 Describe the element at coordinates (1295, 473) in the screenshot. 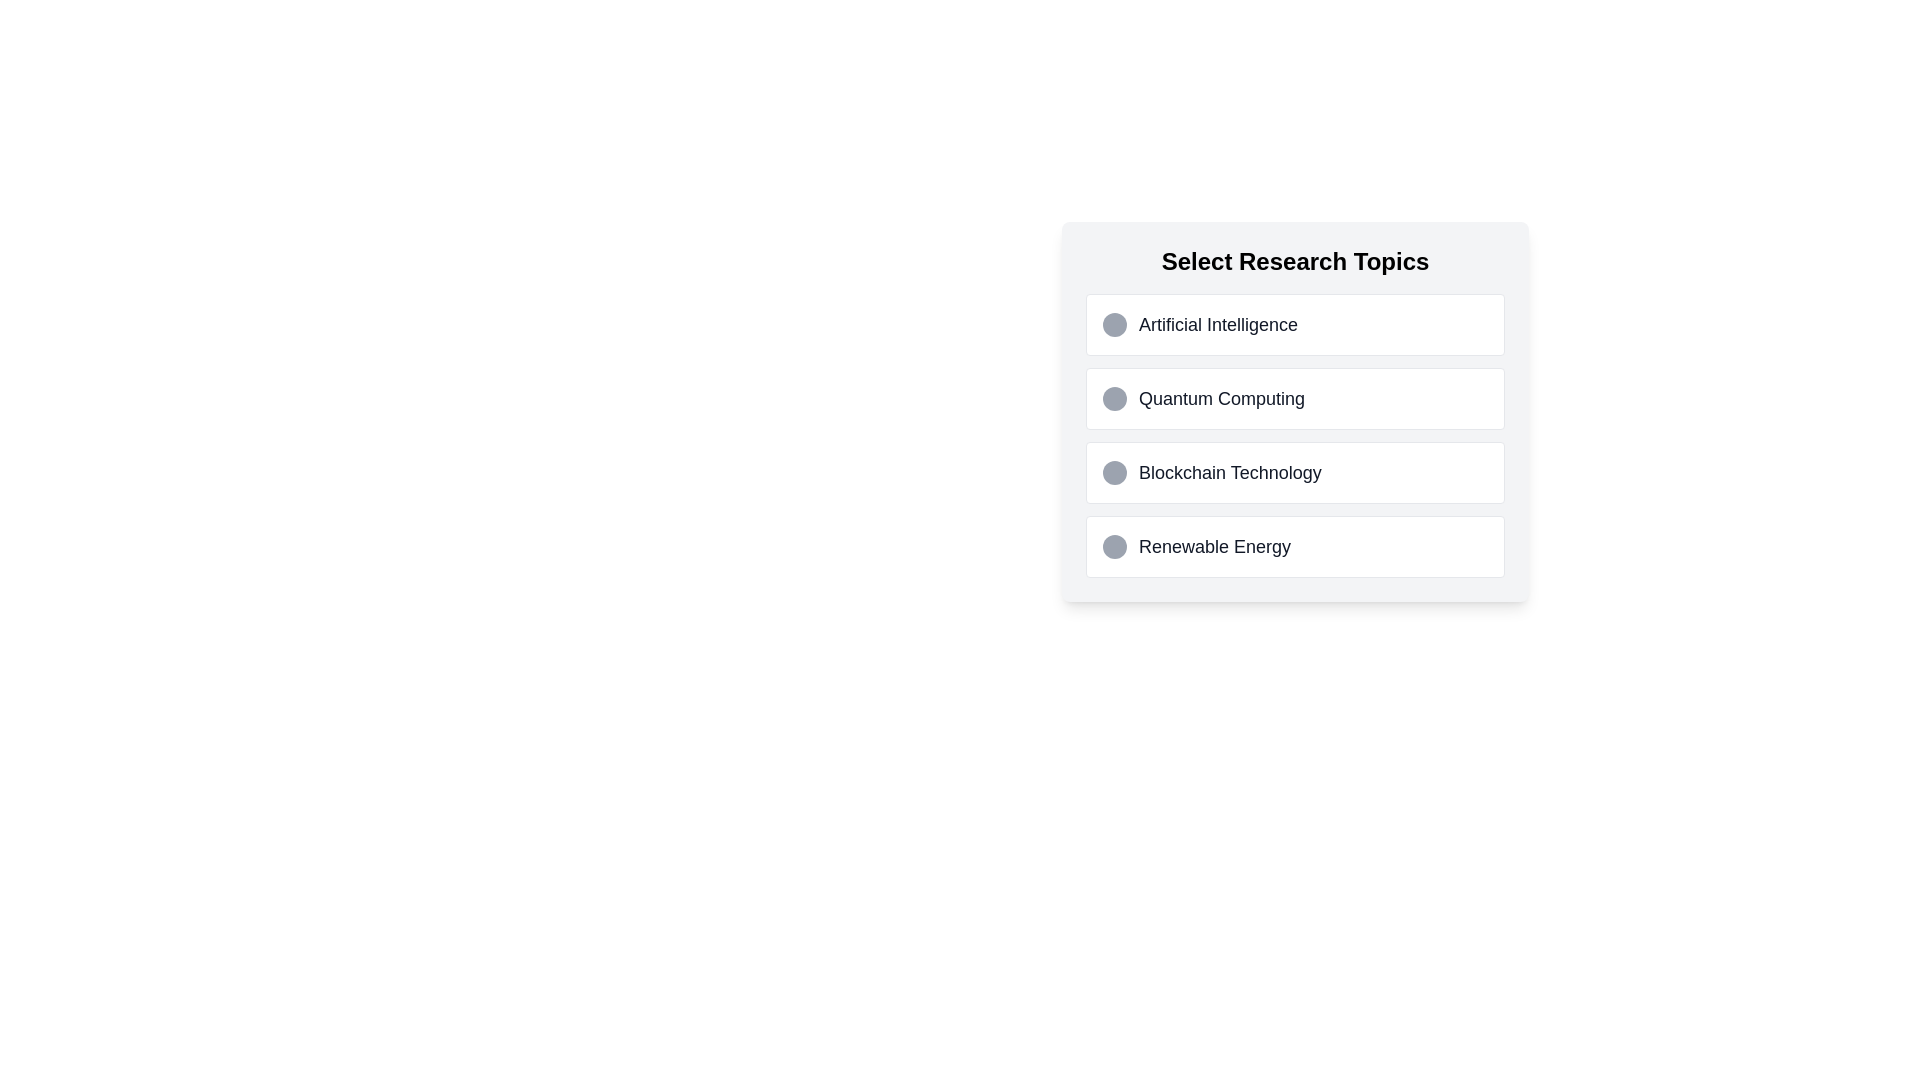

I see `to select the 'Blockchain Technology' card, which is the third option in the 'Select Research Topics' section, located between 'Quantum Computing' and 'Renewable Energy'` at that location.